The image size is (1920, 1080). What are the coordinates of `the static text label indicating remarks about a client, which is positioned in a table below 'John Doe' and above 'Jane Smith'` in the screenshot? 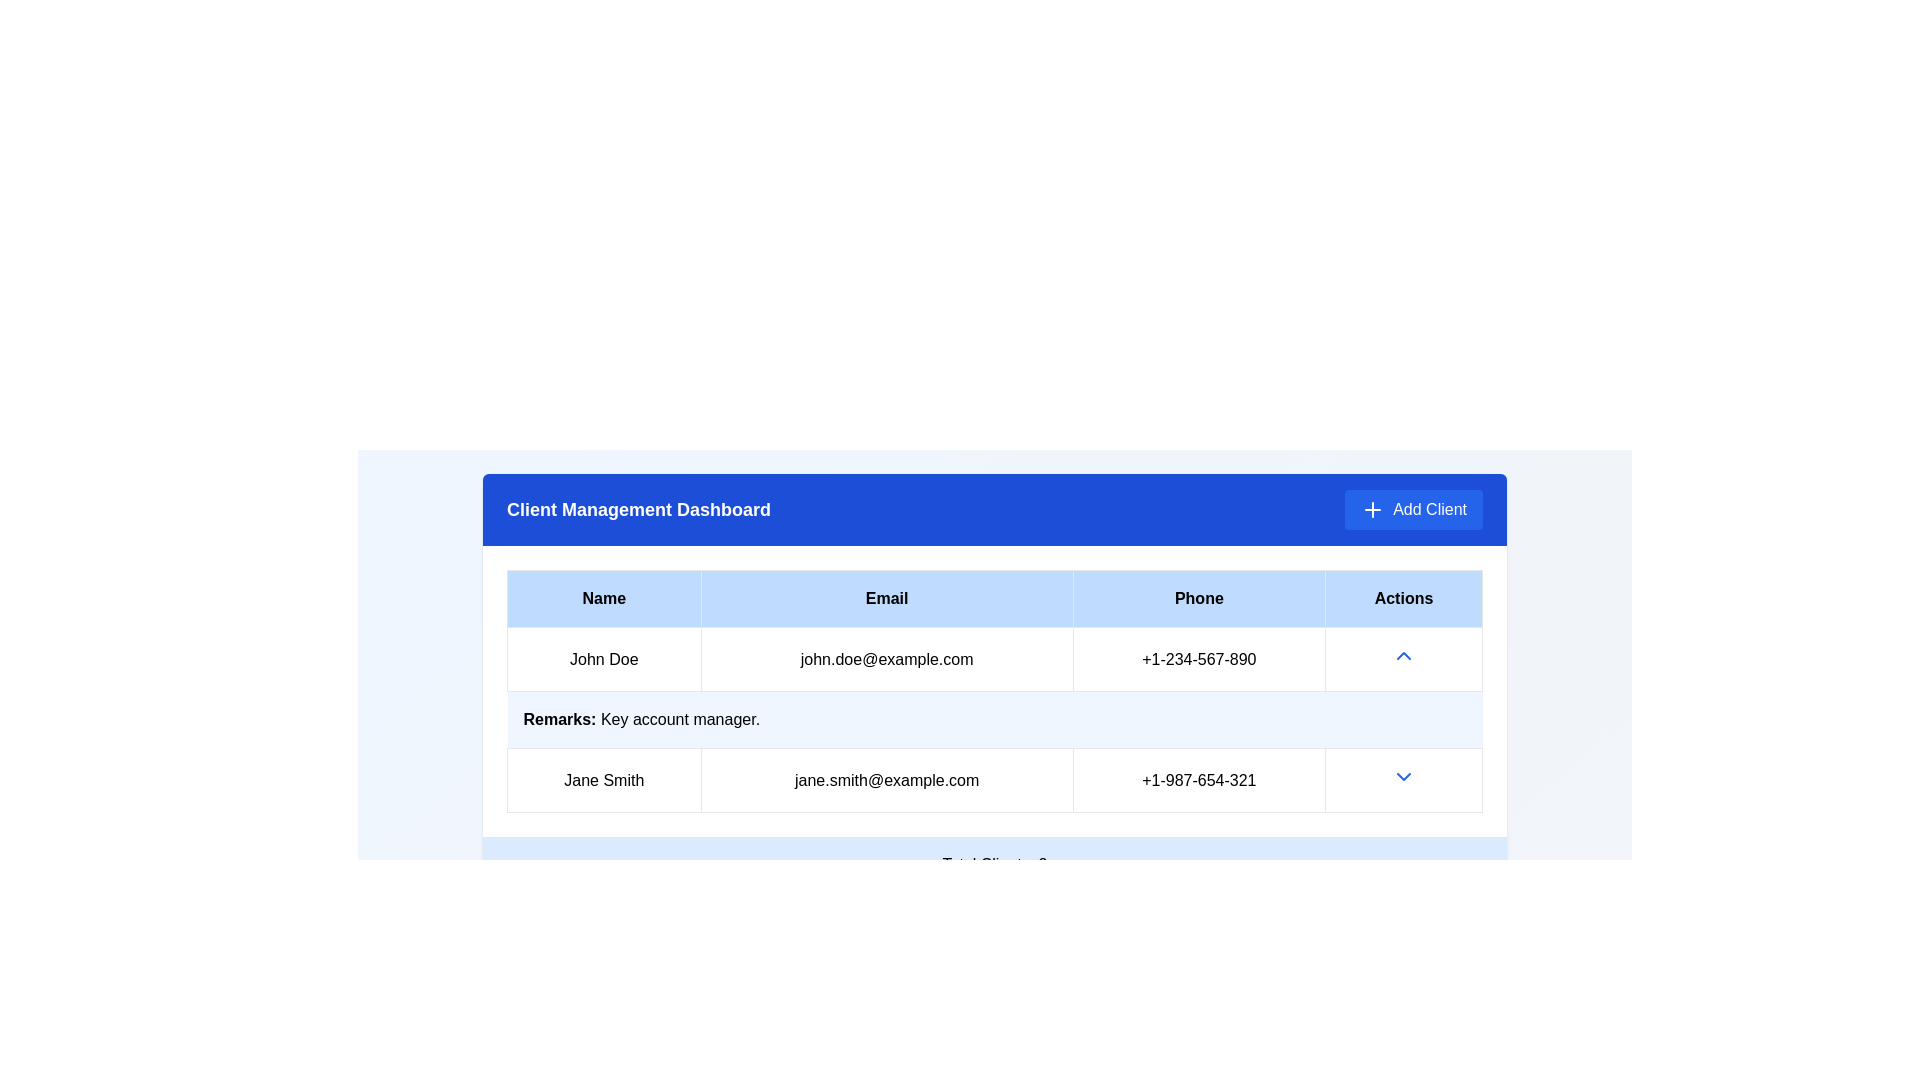 It's located at (560, 718).